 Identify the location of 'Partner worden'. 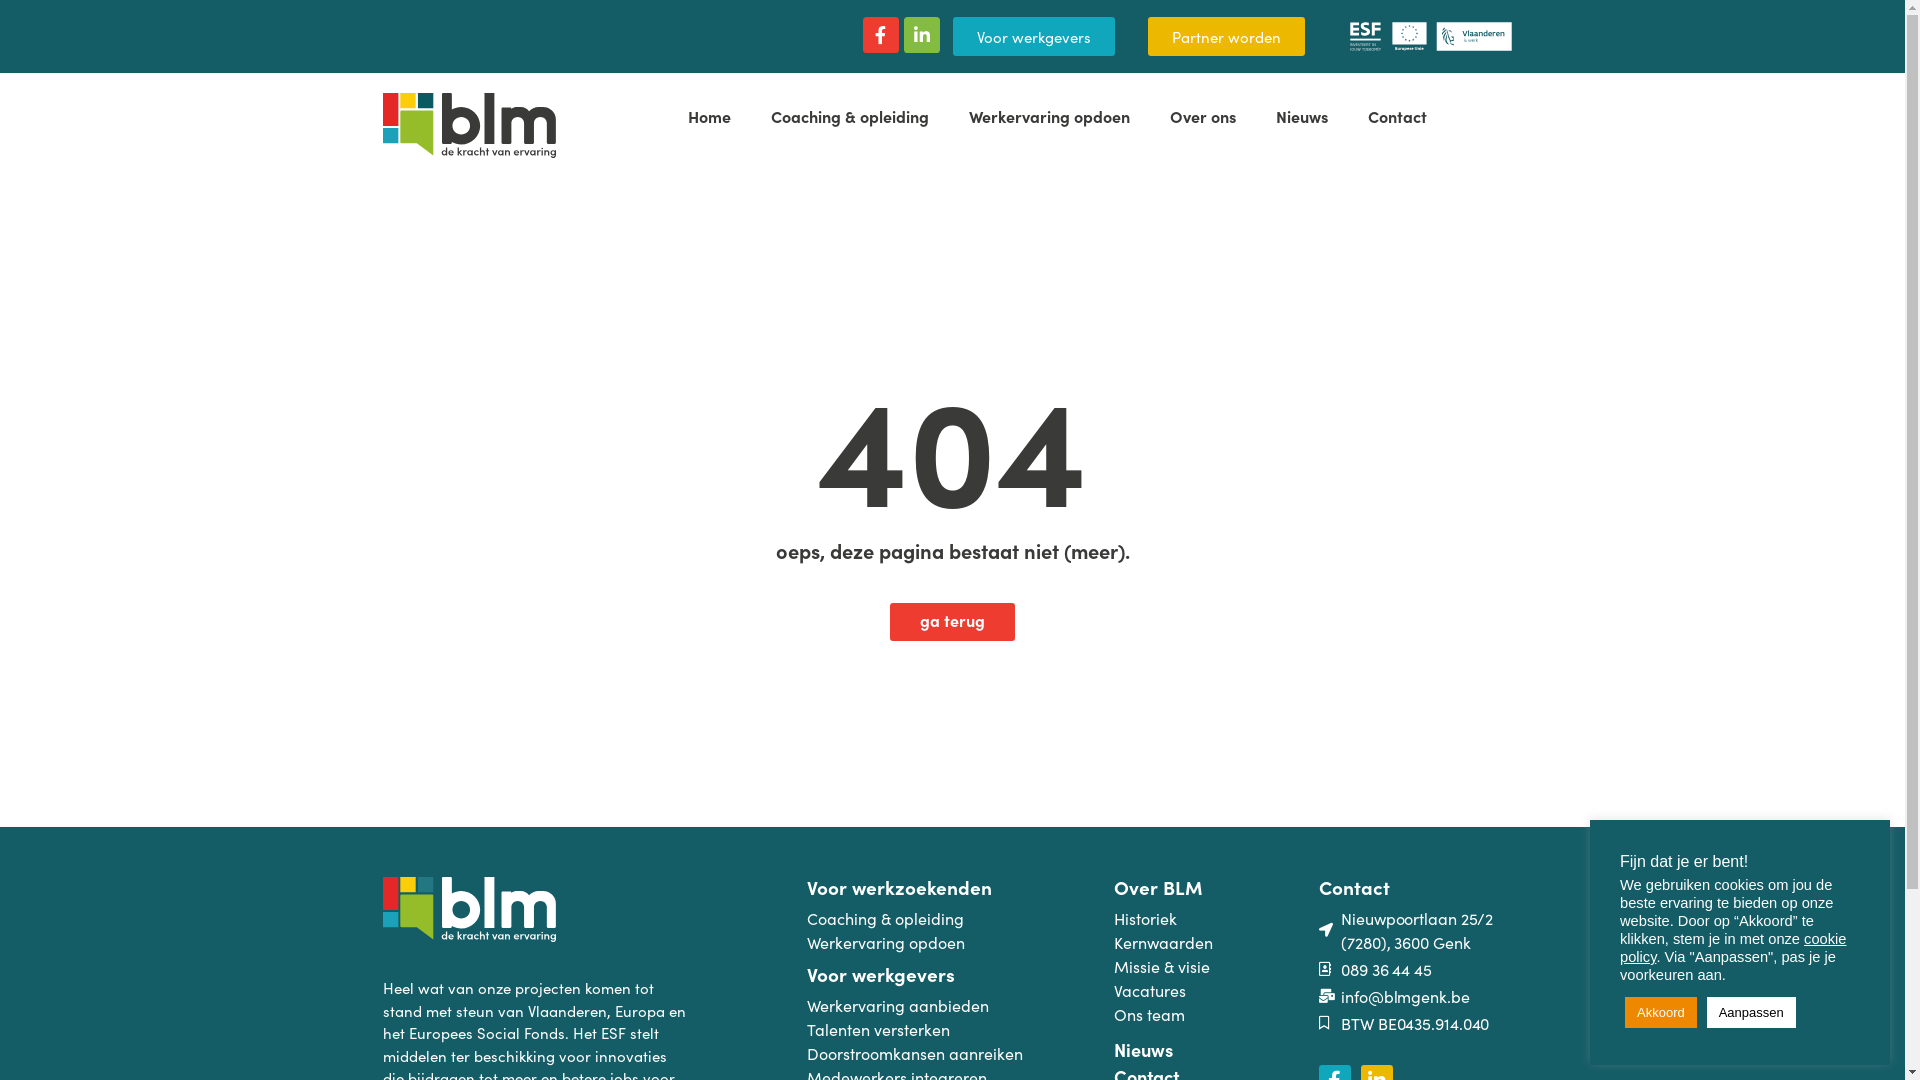
(1225, 36).